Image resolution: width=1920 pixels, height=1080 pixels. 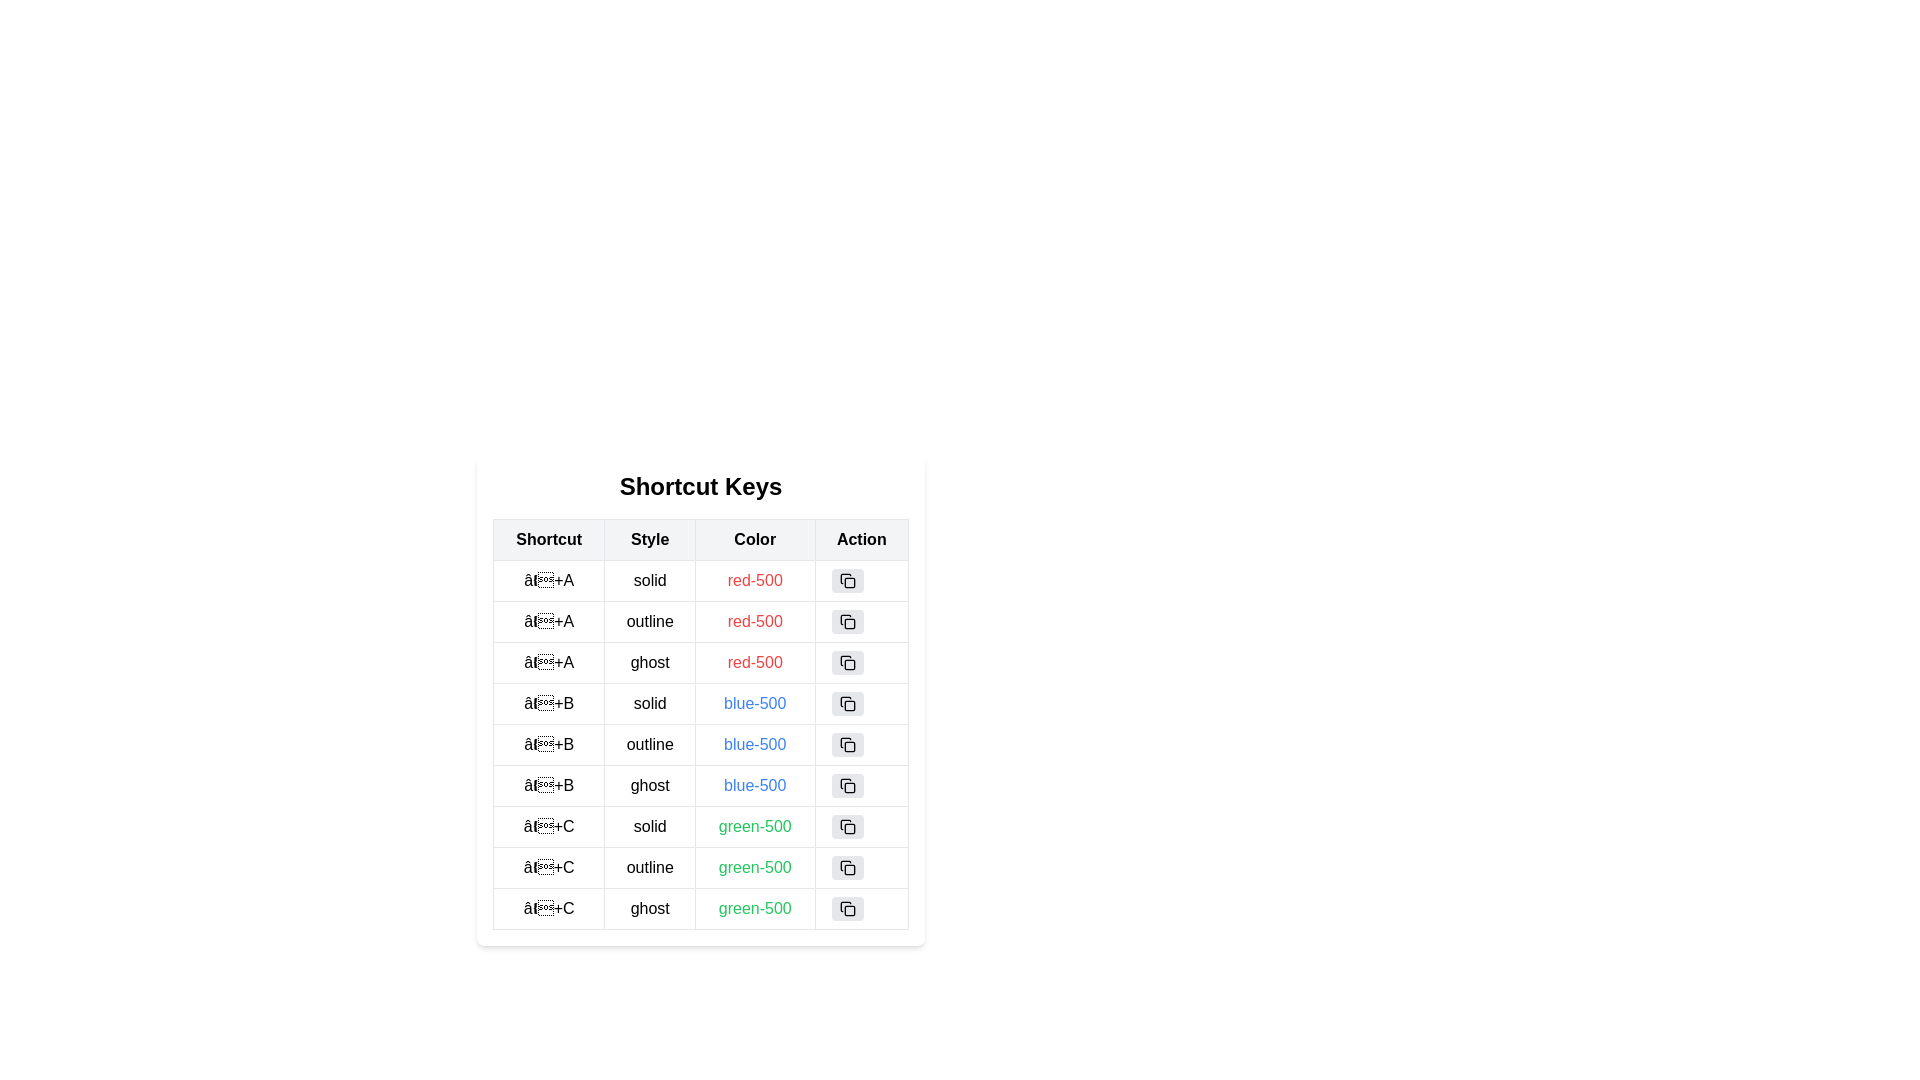 I want to click on the static text label displaying 'solid' in bold black font, located in the second column of the table under the header, adjacent to '⌘+A' in the Shortcut column and 'red-500' in the Color column, so click(x=650, y=581).